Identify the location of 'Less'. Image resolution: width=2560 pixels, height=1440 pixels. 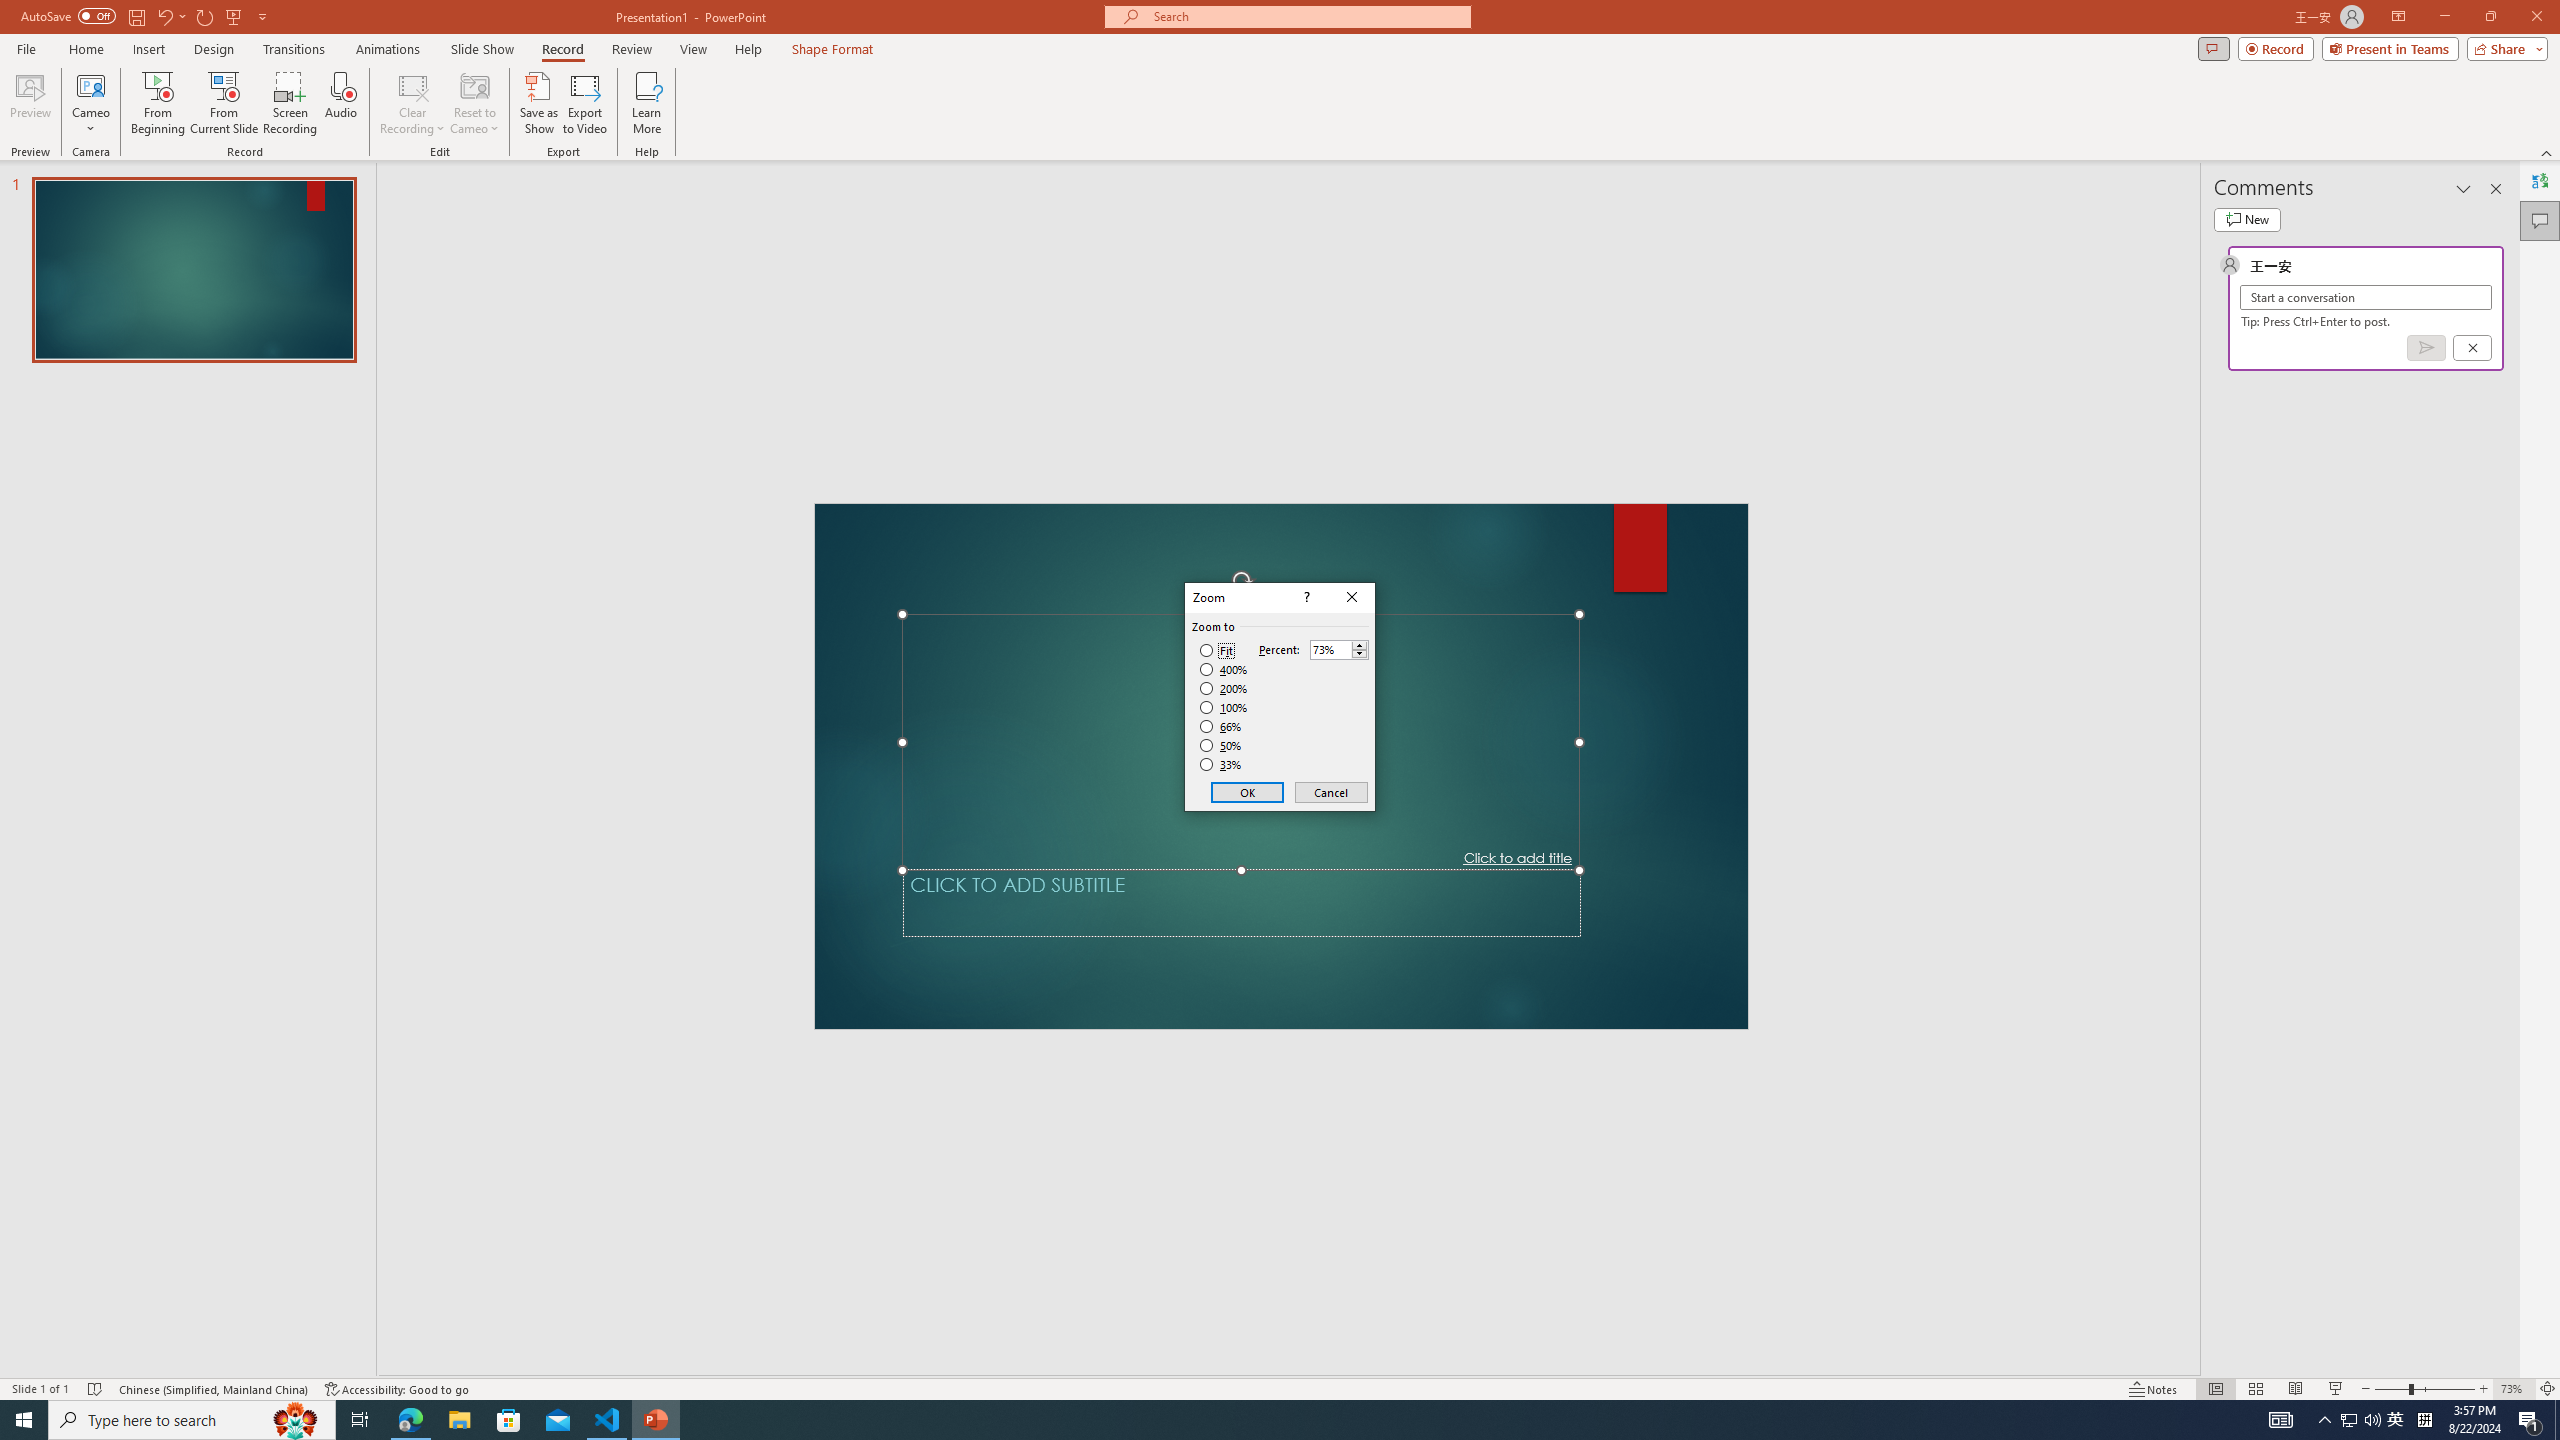
(1358, 654).